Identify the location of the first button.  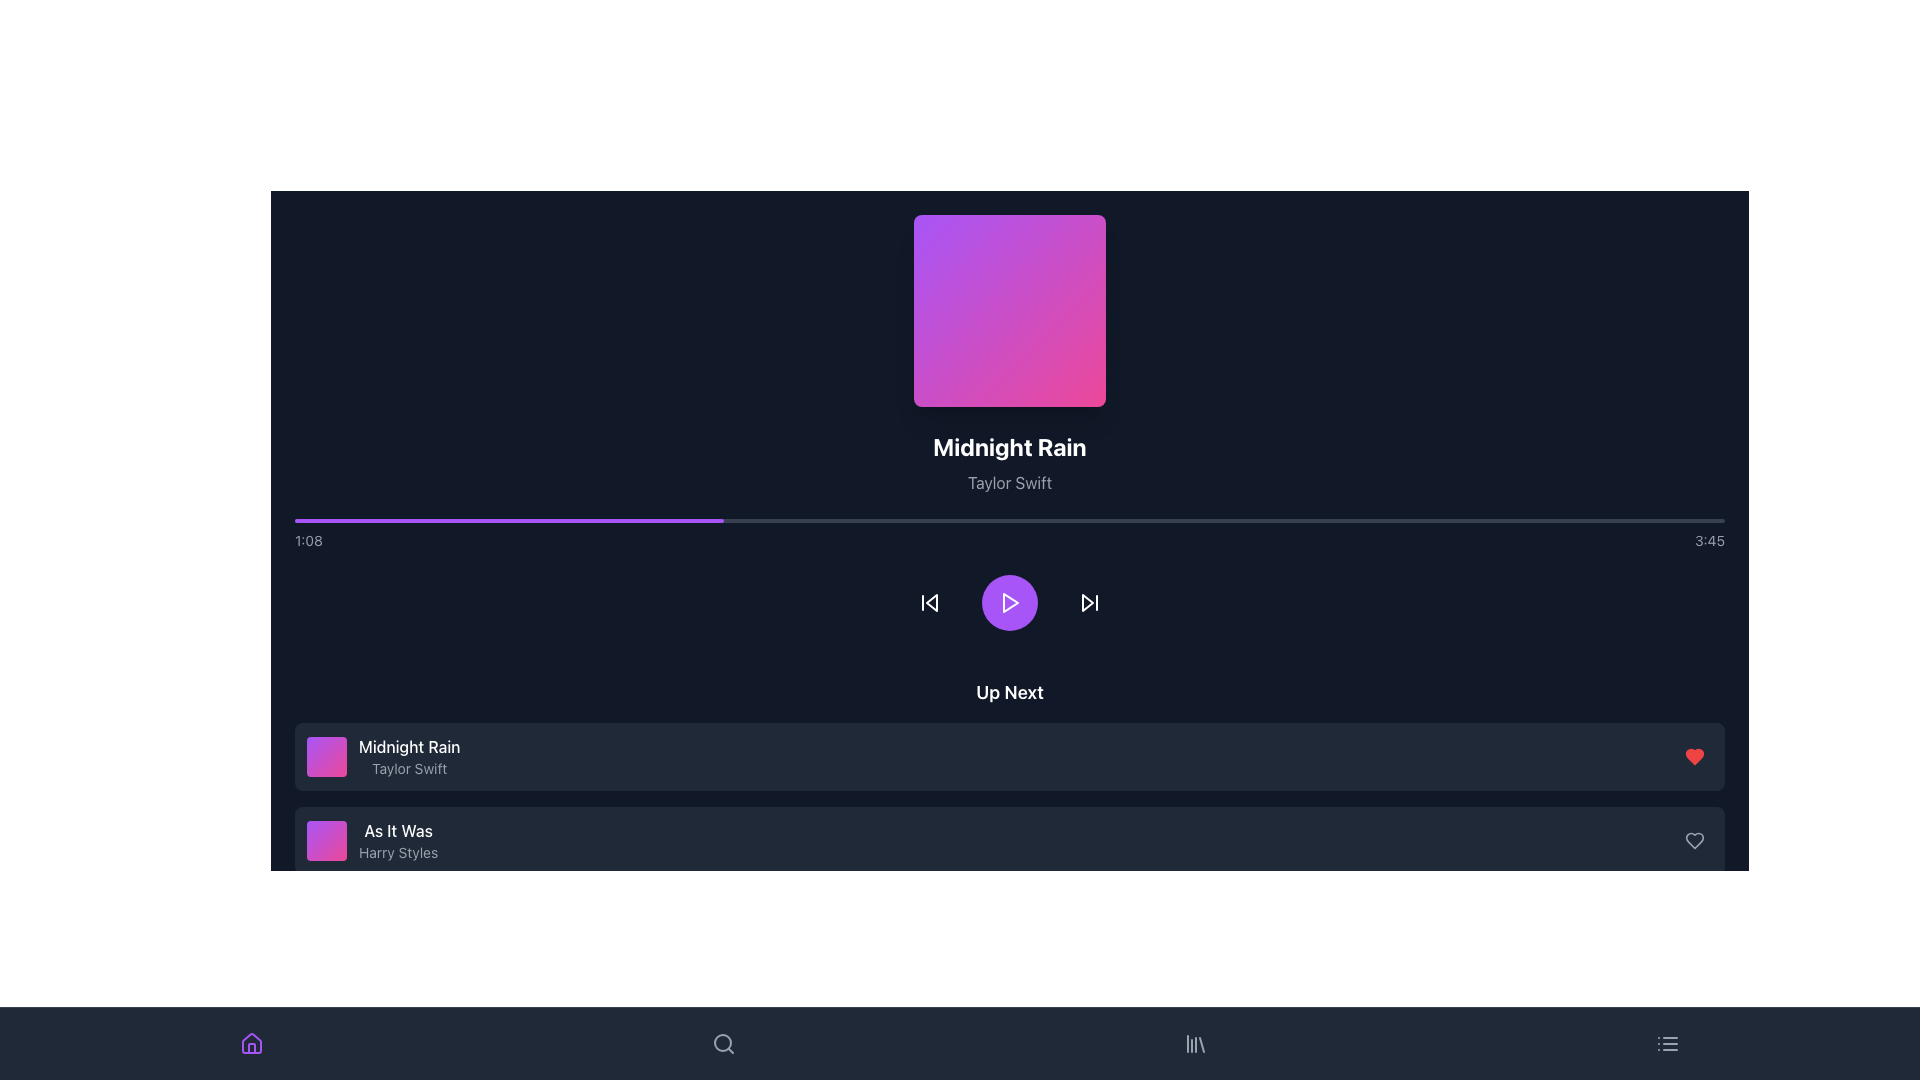
(929, 601).